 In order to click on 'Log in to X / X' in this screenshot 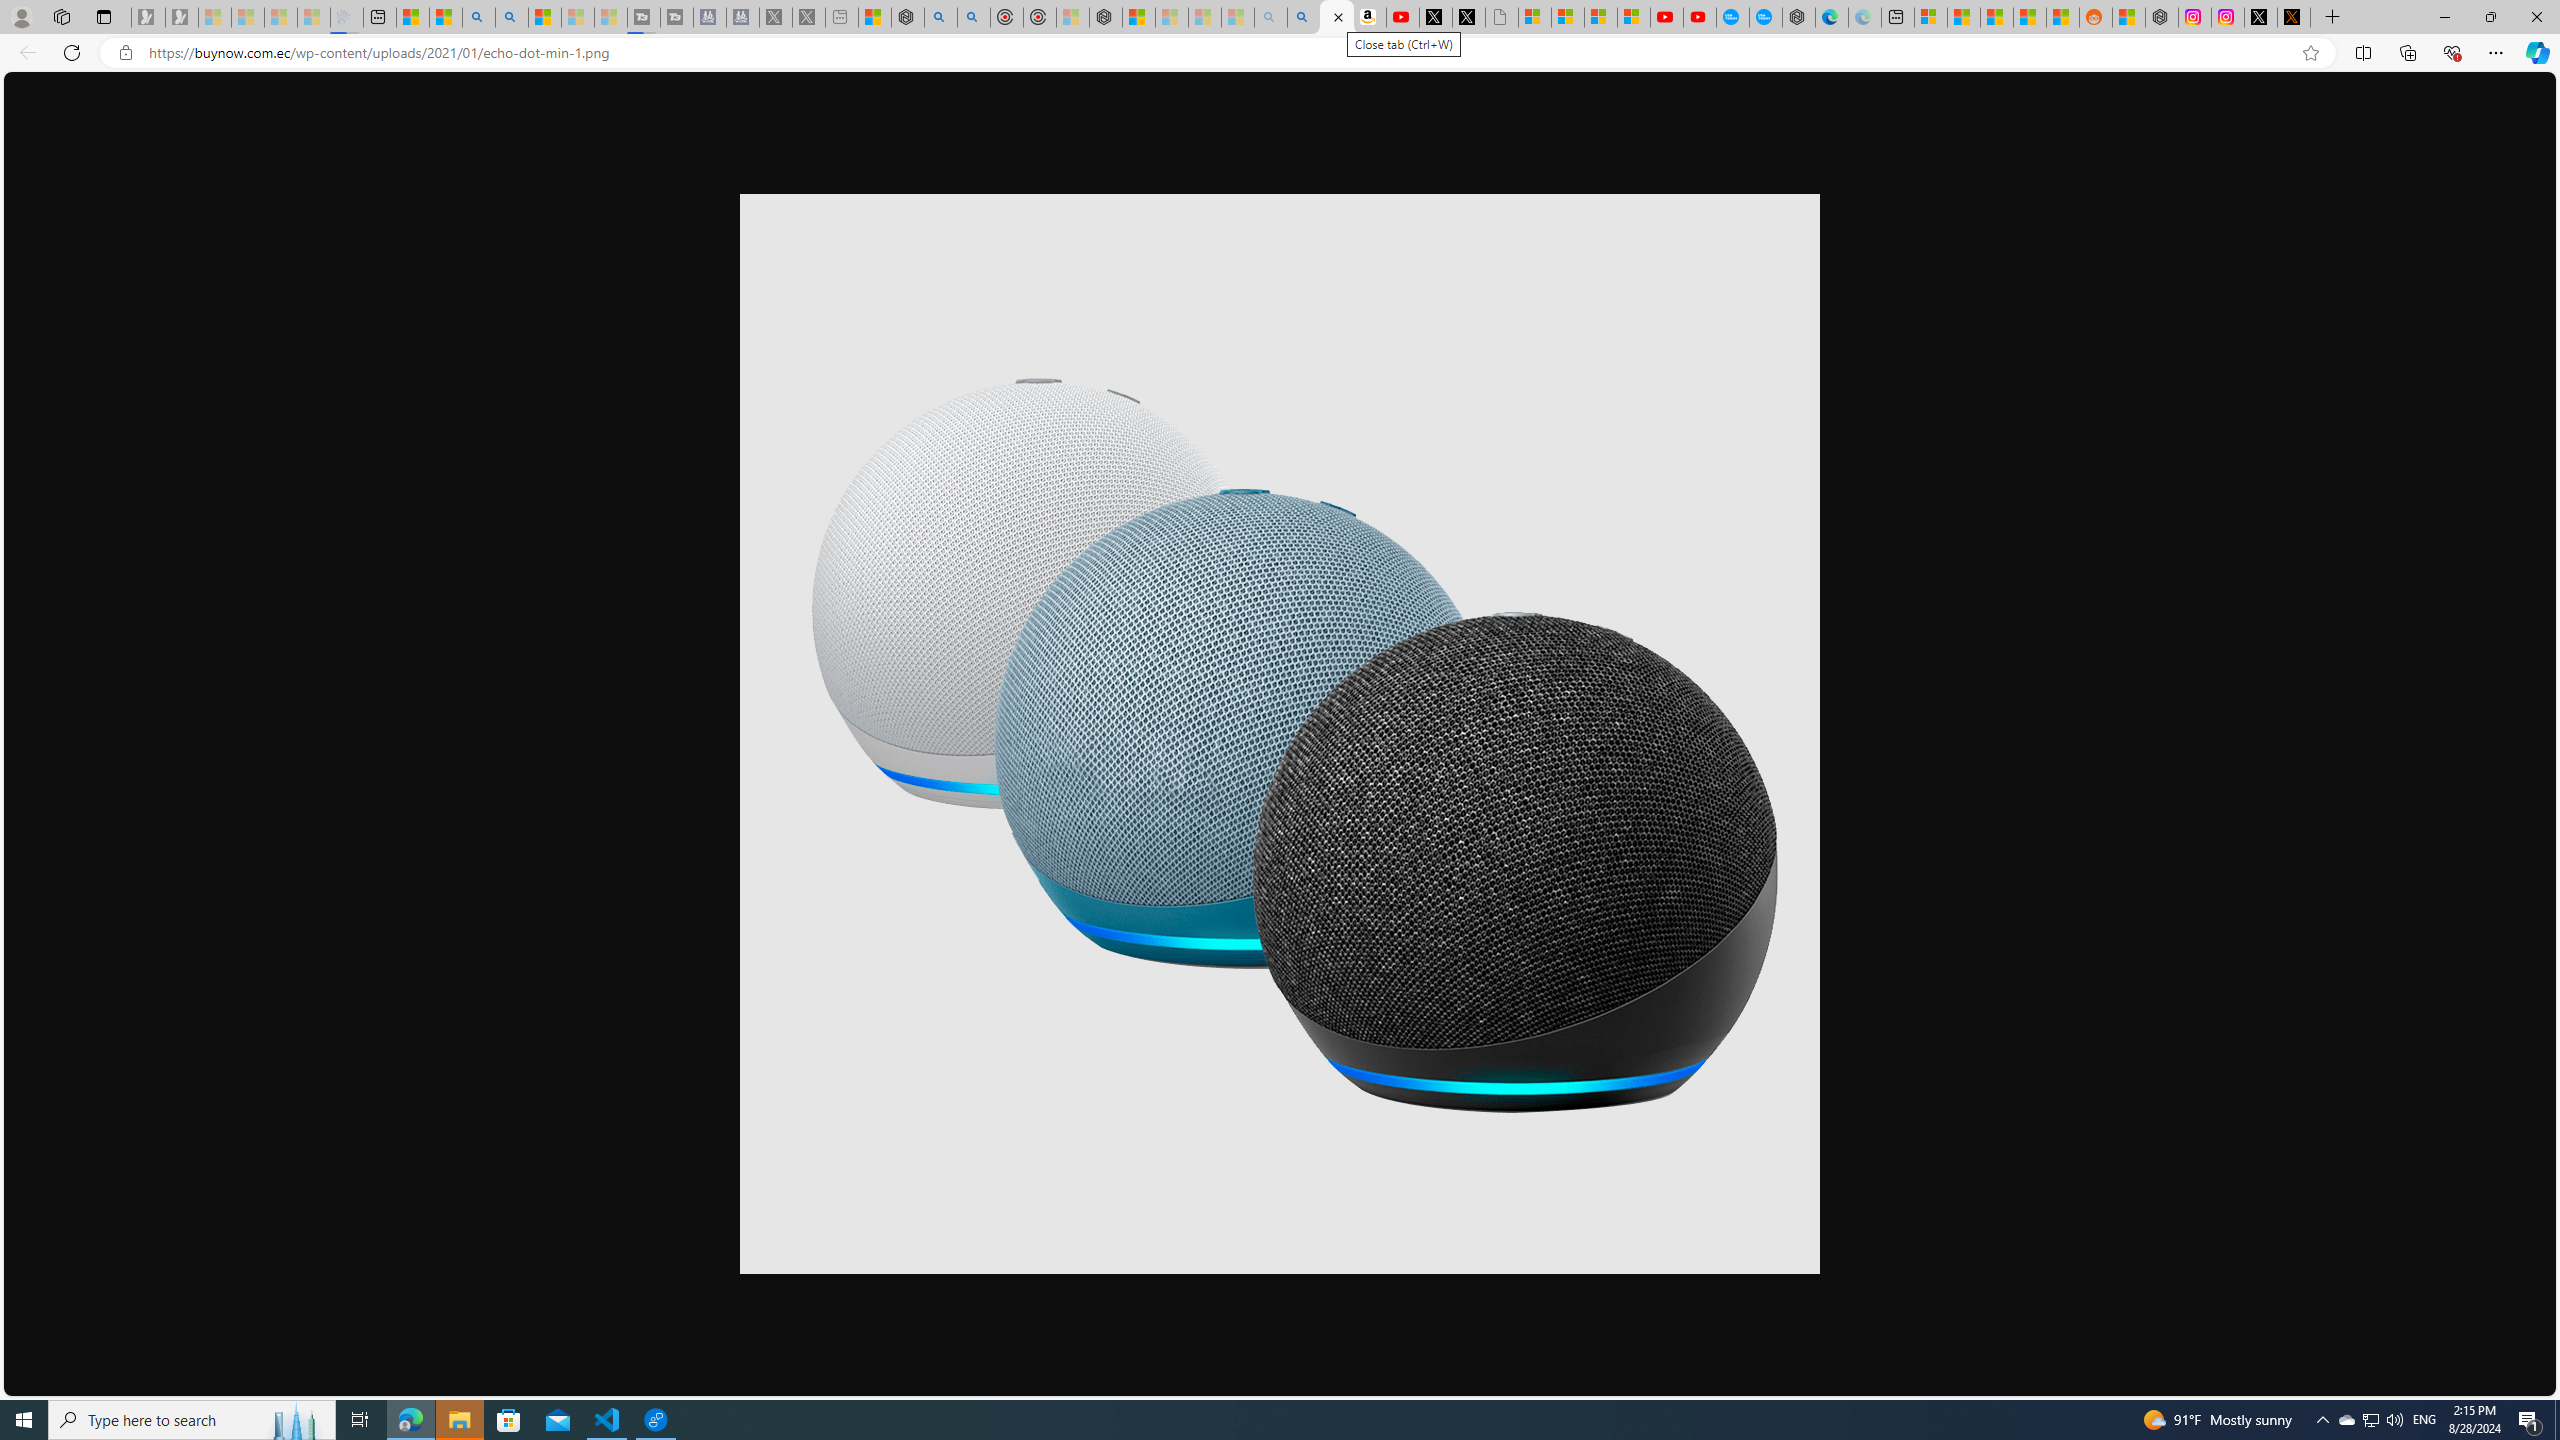, I will do `click(2259, 16)`.